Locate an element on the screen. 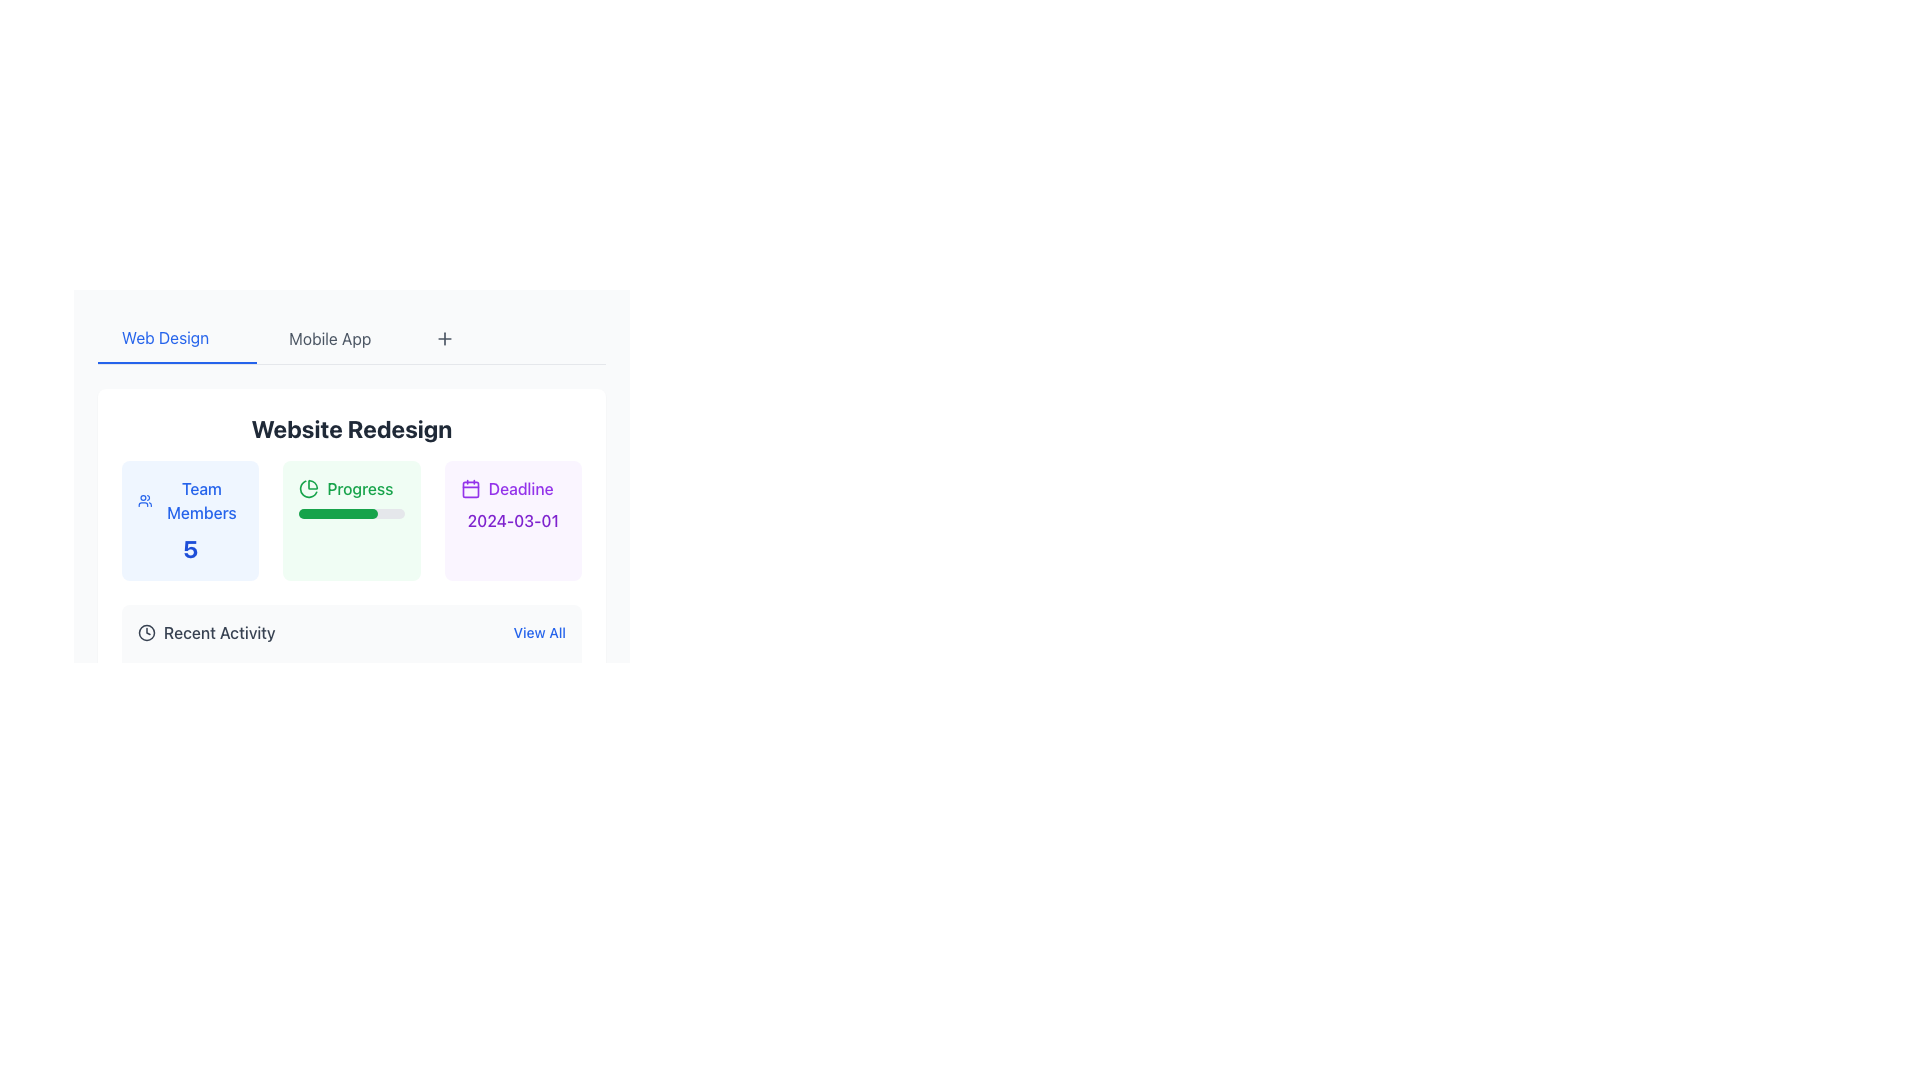  the second navigational tab labeled 'Mobile App' to switch to the Mobile App section of the interface is located at coordinates (342, 338).